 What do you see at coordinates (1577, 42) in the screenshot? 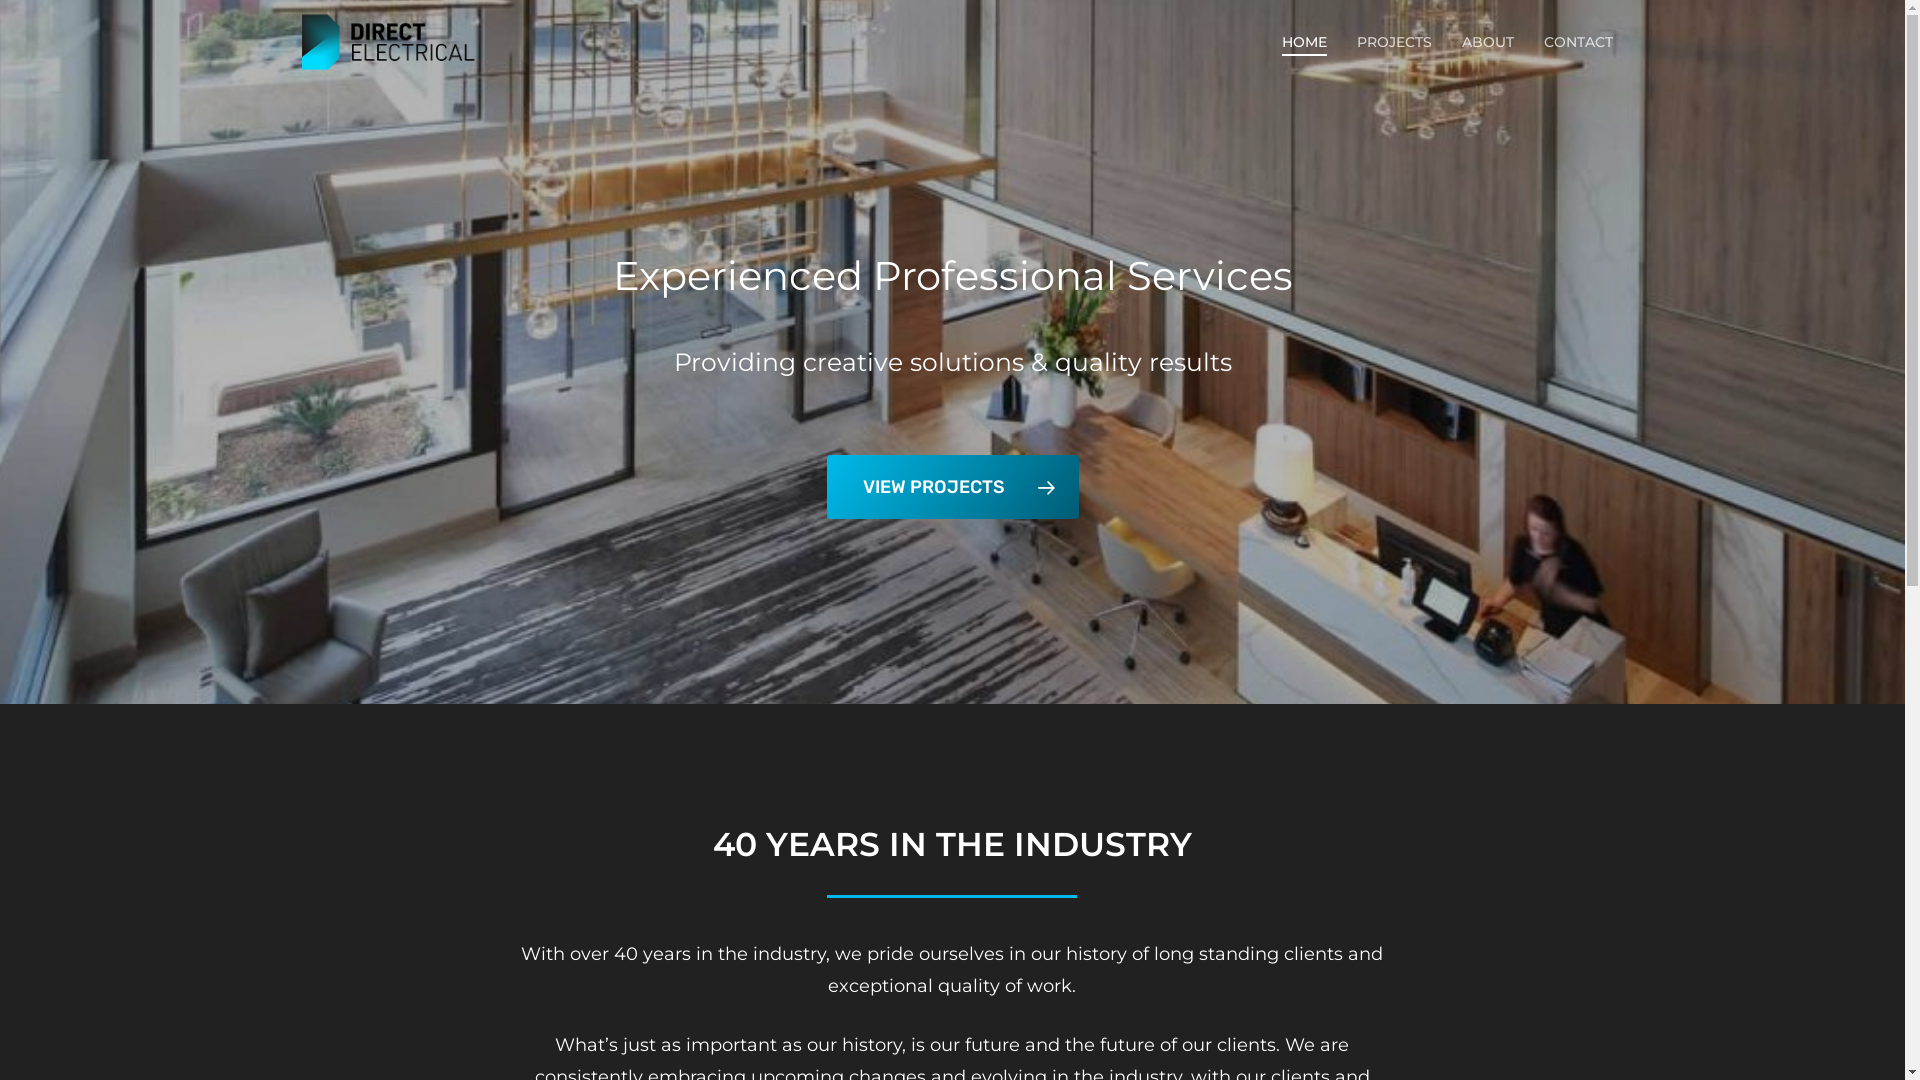
I see `'CONTACT'` at bounding box center [1577, 42].